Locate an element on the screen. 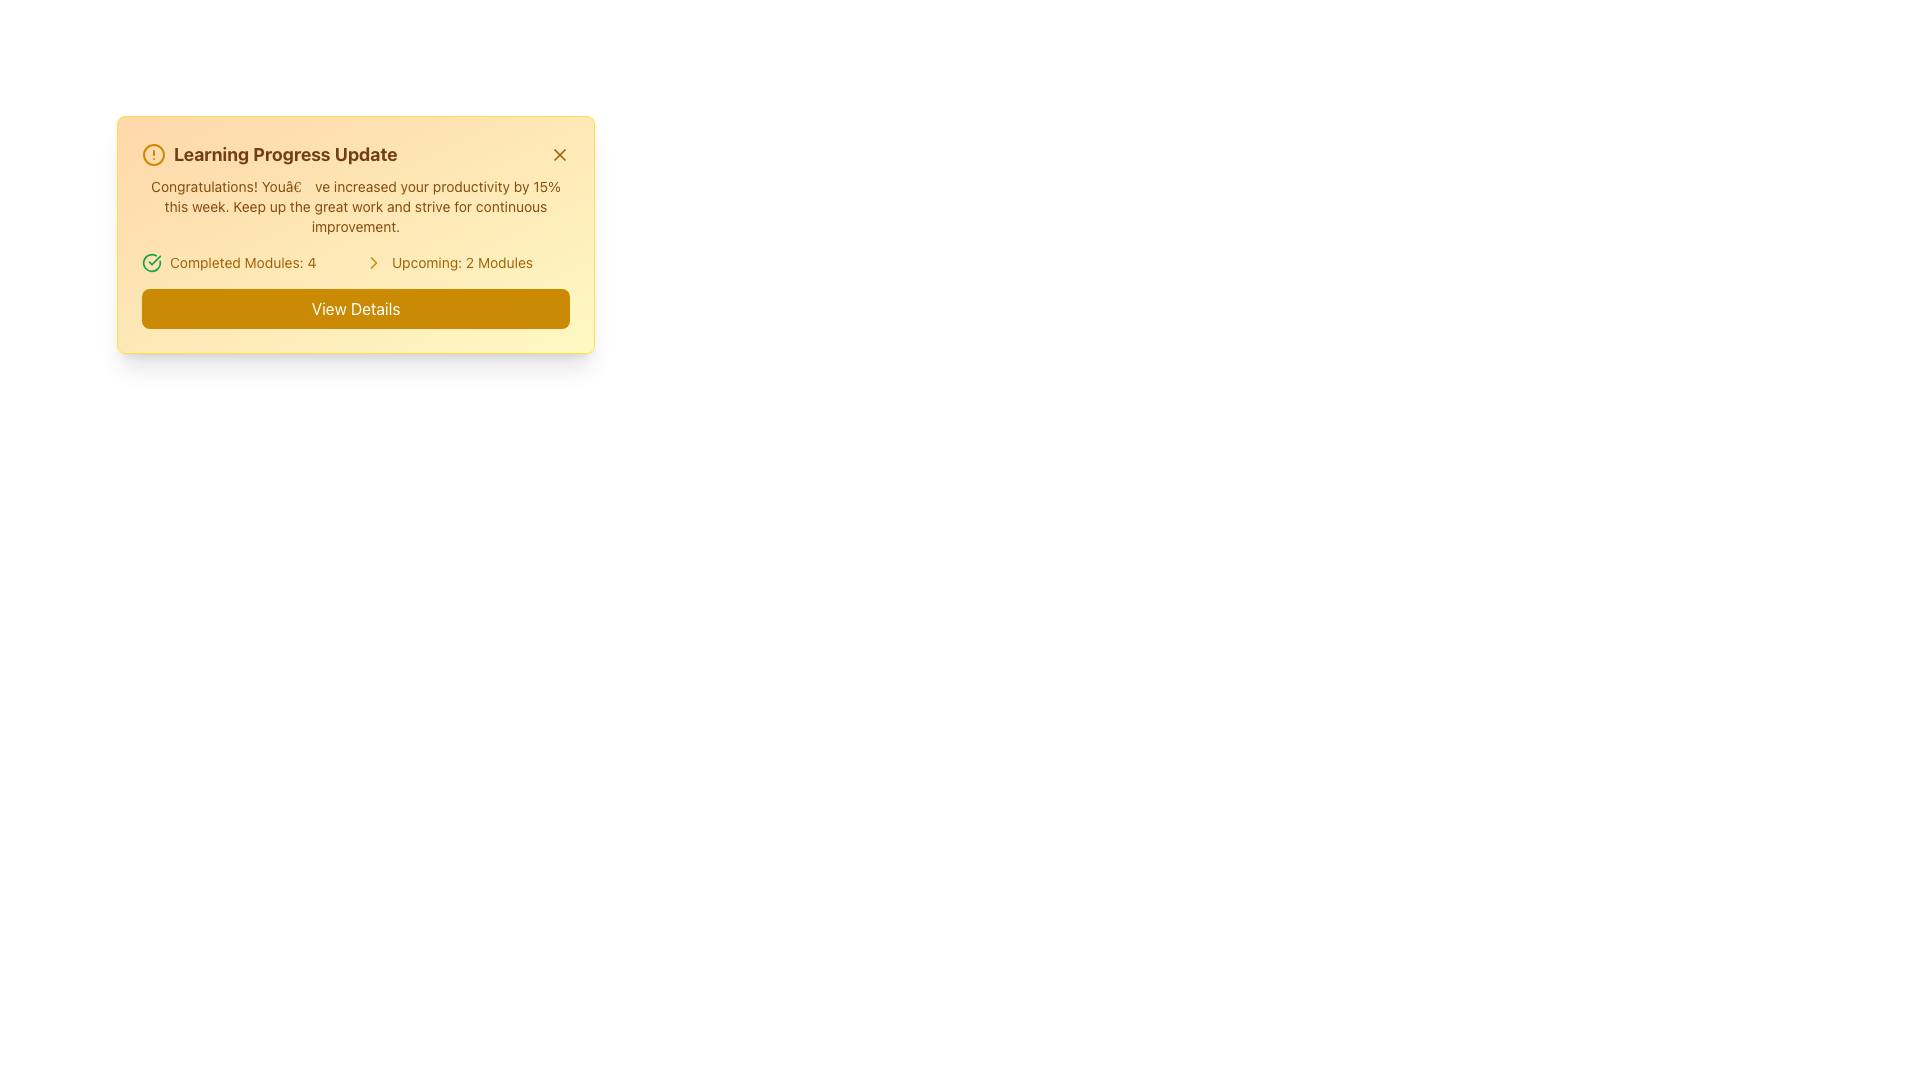  the cross icon located in the top-right corner of the notification card to trigger visual feedback is located at coordinates (560, 153).